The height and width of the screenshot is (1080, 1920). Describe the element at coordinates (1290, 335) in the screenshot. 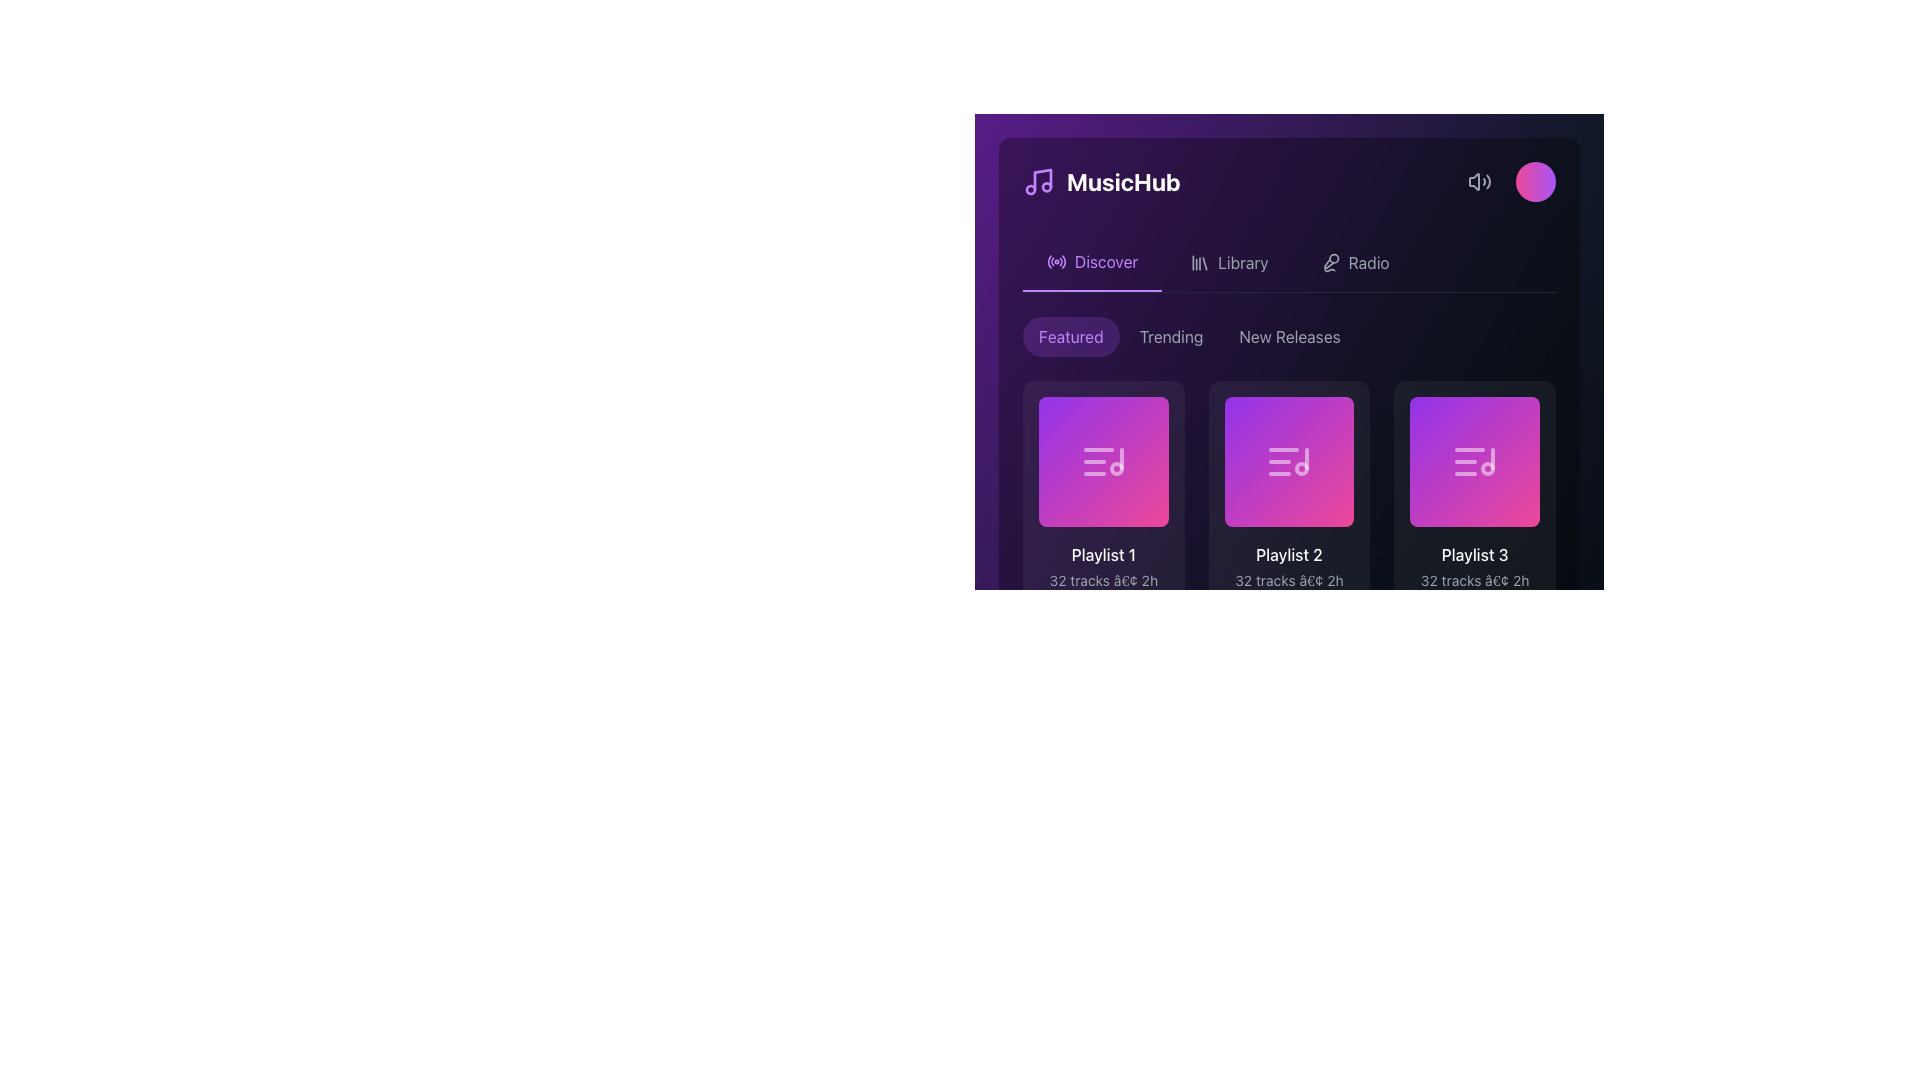

I see `the 'New Releases' button, which is the third button from the left in the horizontal row beneath the top navigation menu` at that location.